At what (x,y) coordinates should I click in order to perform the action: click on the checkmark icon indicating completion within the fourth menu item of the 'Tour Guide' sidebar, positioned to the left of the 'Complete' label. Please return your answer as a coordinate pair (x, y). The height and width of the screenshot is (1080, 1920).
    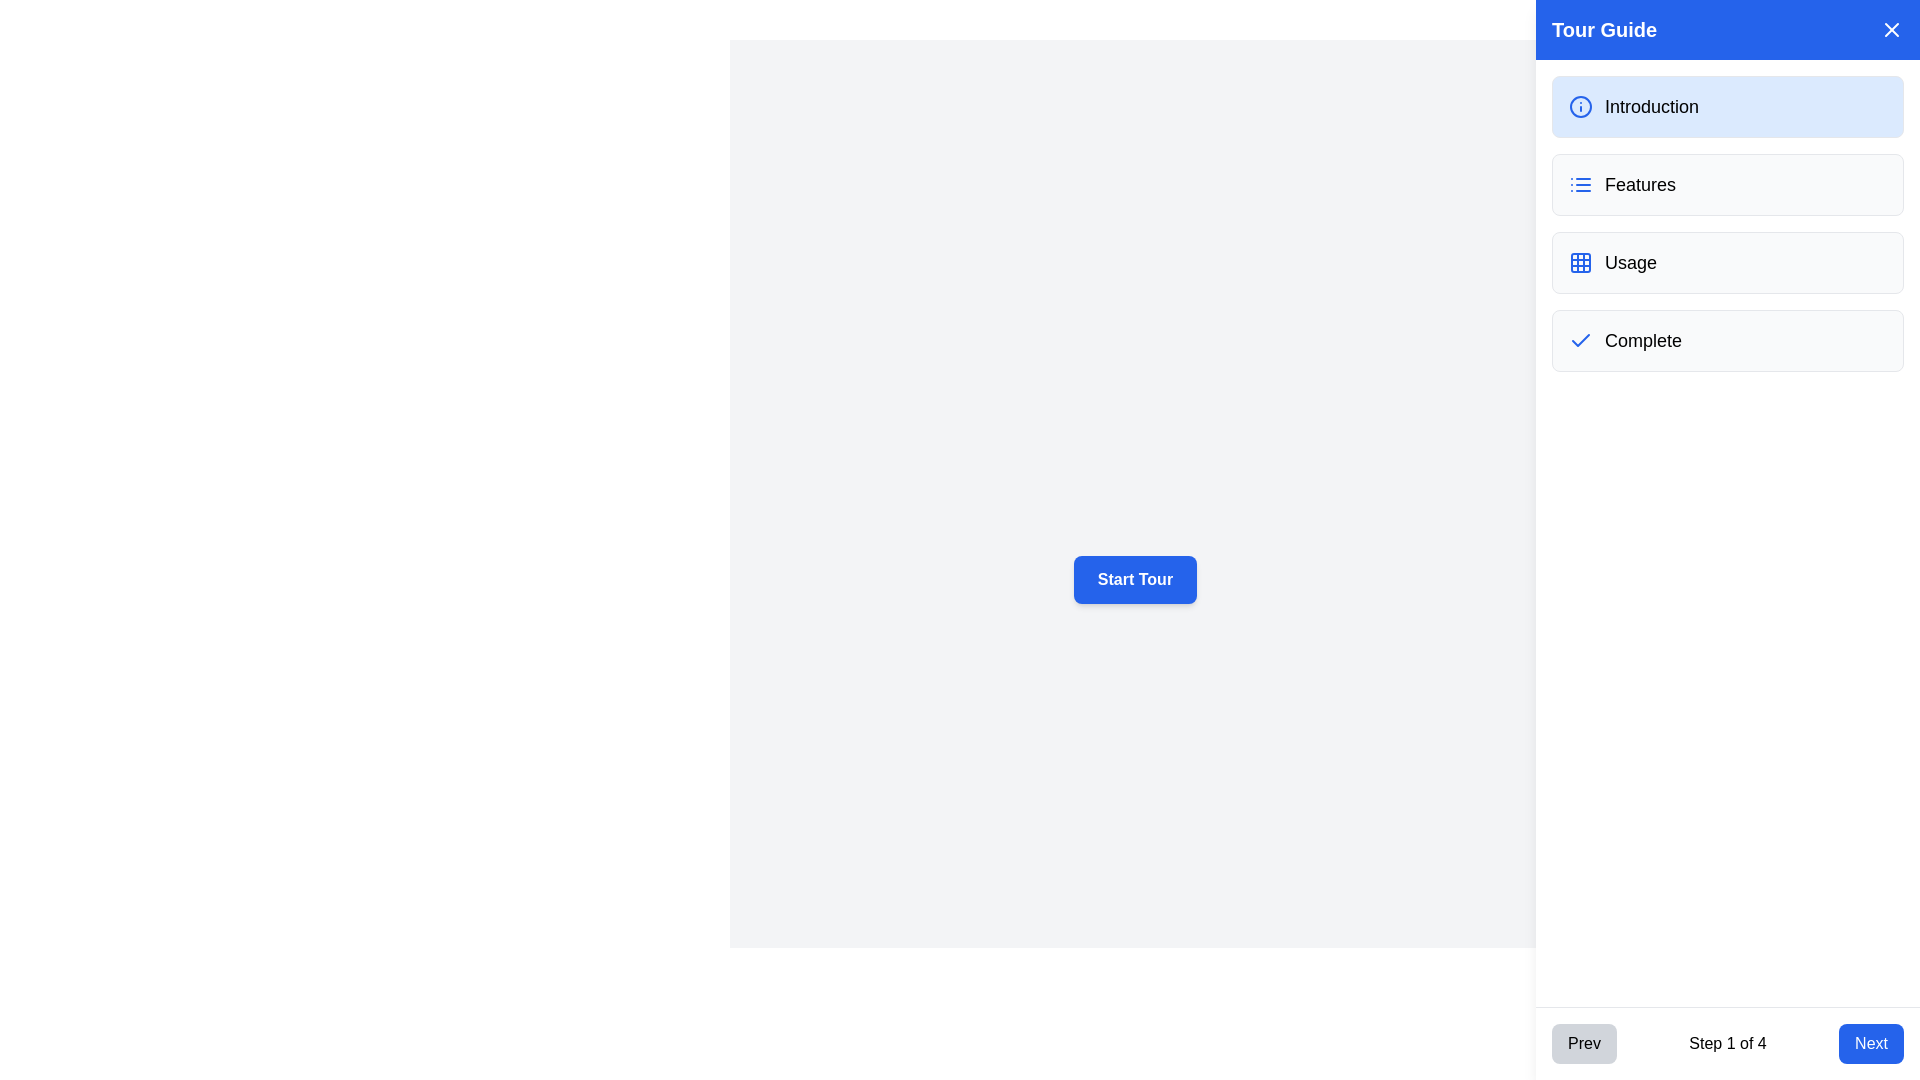
    Looking at the image, I should click on (1579, 339).